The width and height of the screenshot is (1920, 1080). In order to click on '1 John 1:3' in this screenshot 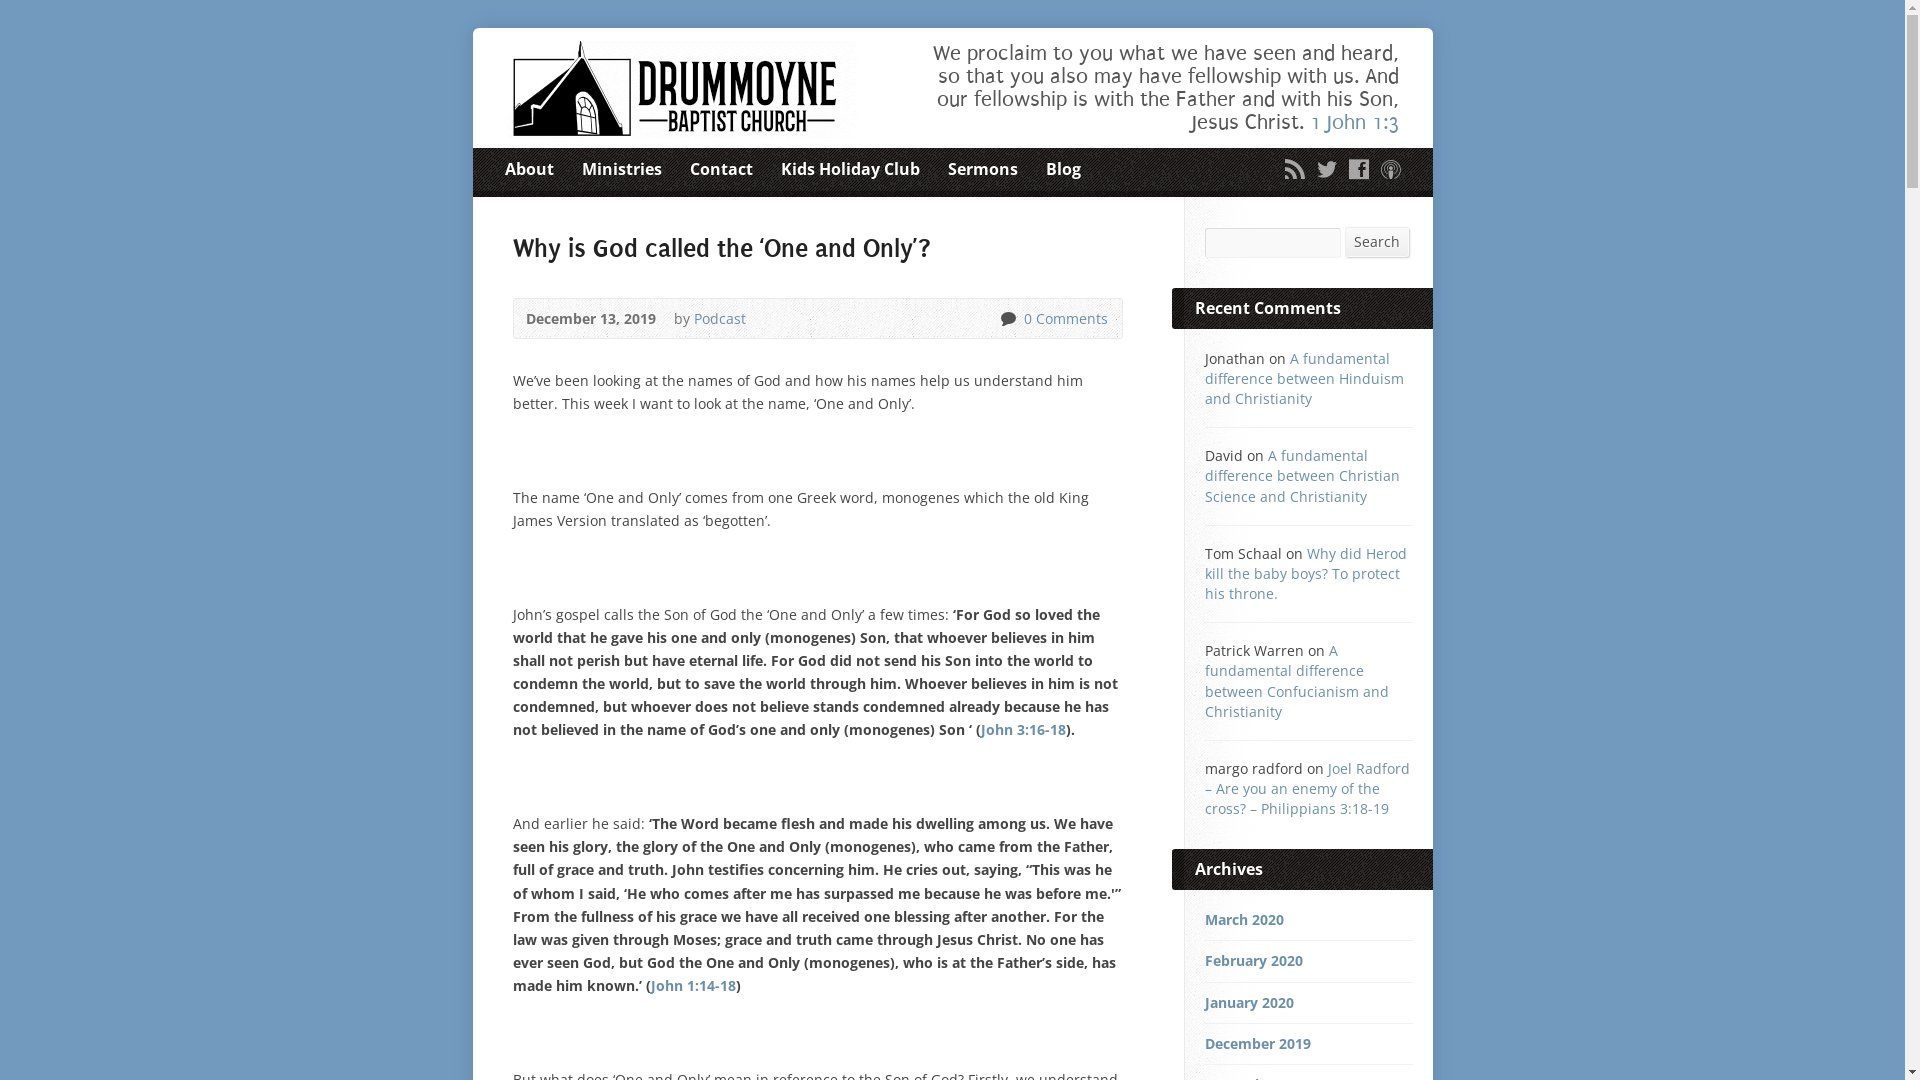, I will do `click(1354, 122)`.